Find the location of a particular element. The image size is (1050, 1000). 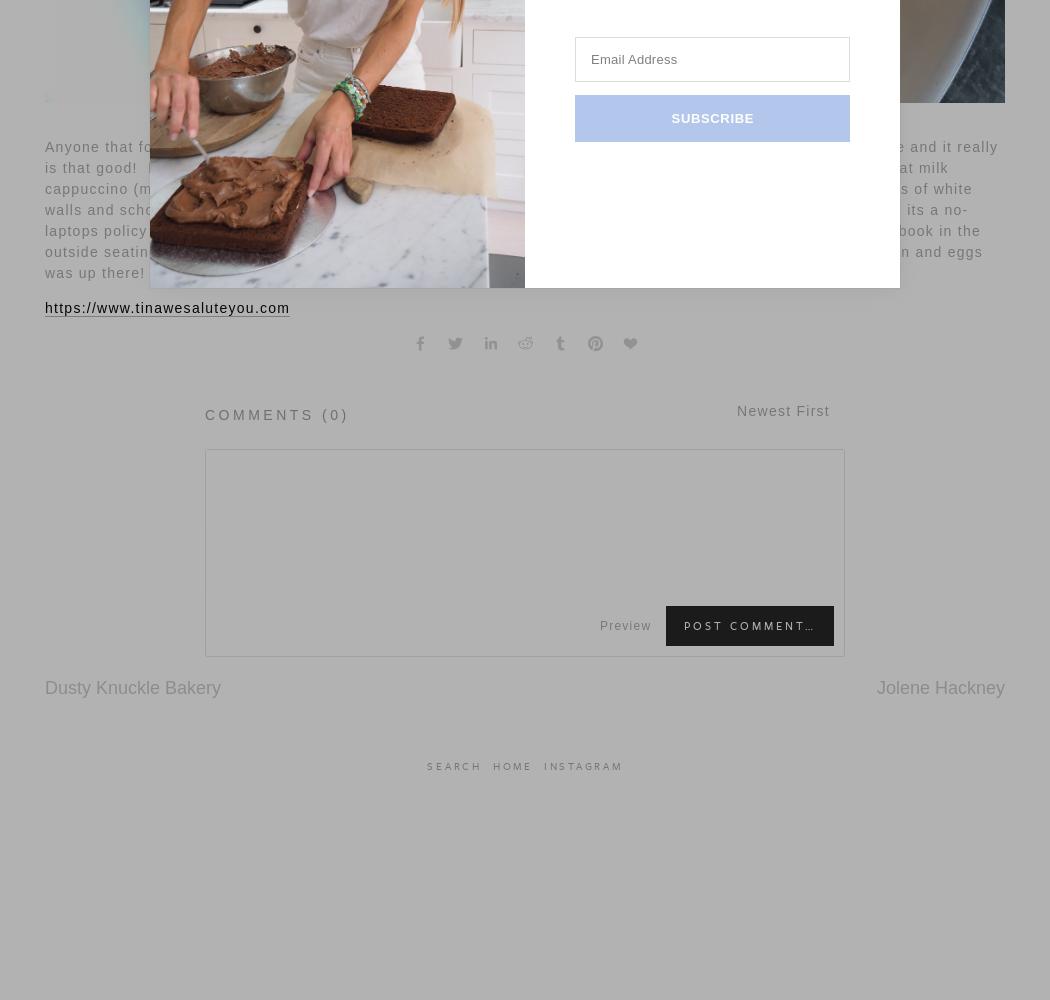

'Jolene Hackney' is located at coordinates (939, 687).